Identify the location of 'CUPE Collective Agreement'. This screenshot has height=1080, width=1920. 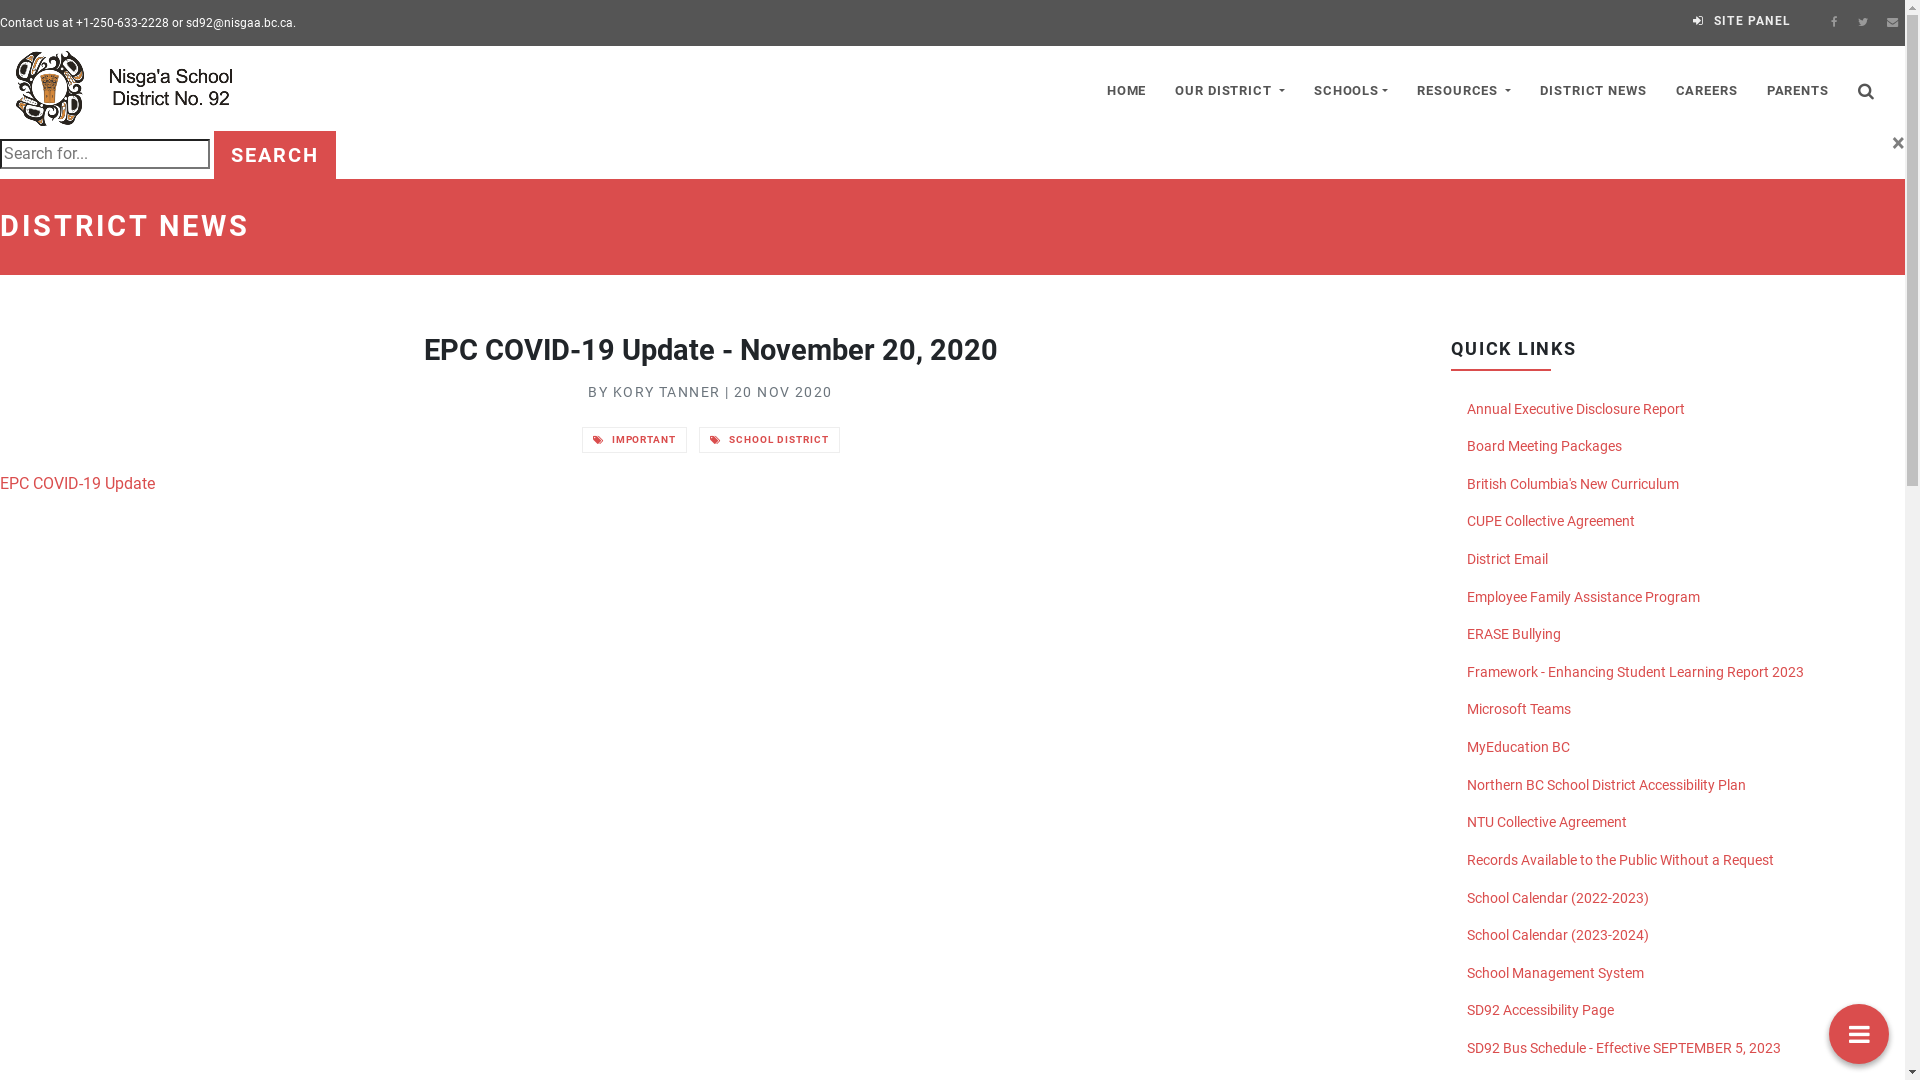
(1678, 520).